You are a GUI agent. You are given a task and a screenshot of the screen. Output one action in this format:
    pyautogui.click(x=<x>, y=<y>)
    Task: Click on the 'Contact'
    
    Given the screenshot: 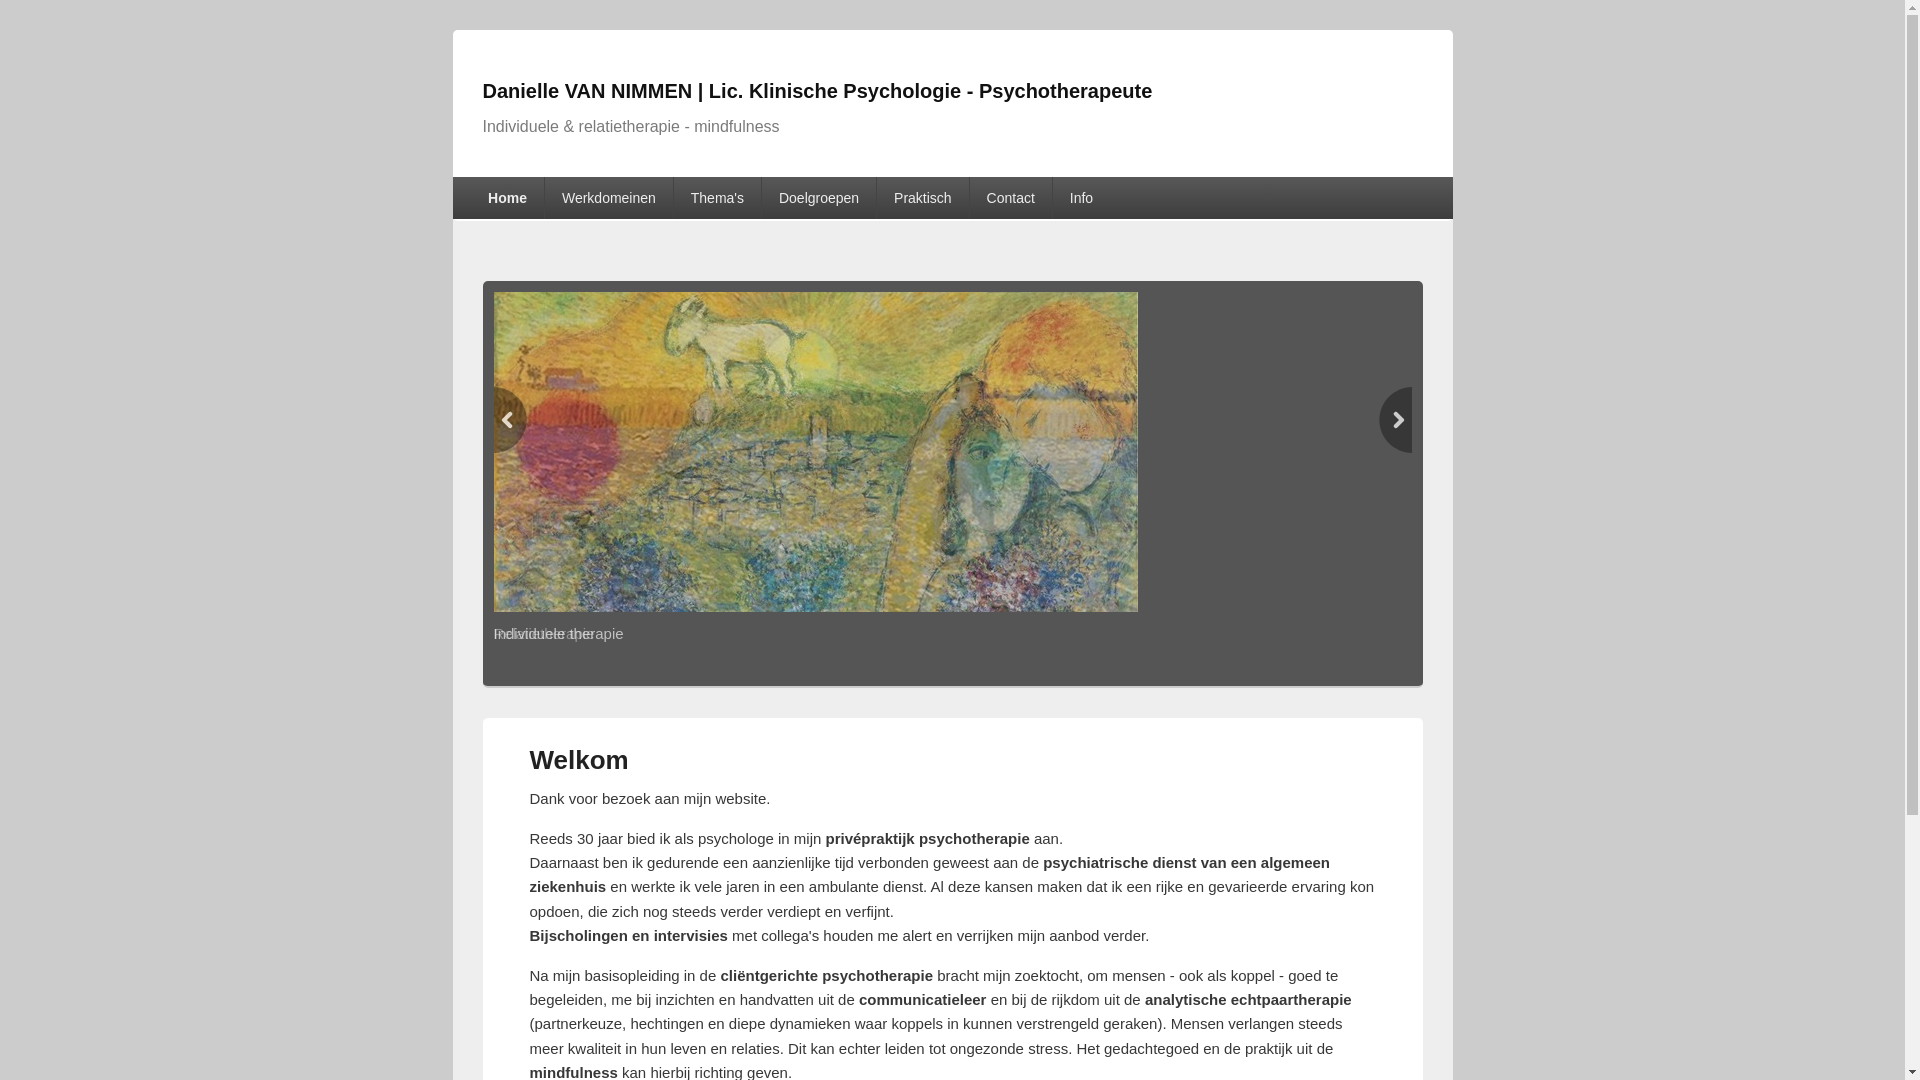 What is the action you would take?
    pyautogui.click(x=1011, y=197)
    